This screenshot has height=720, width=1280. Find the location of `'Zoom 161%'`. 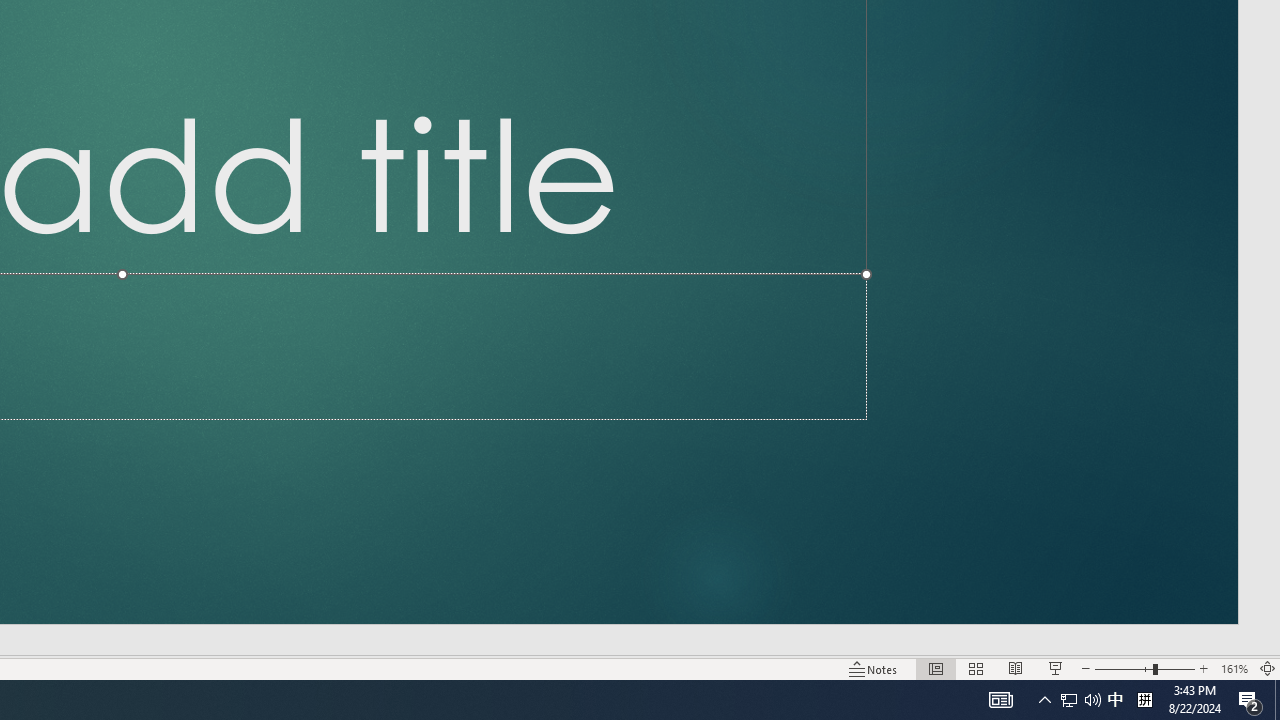

'Zoom 161%' is located at coordinates (1233, 669).